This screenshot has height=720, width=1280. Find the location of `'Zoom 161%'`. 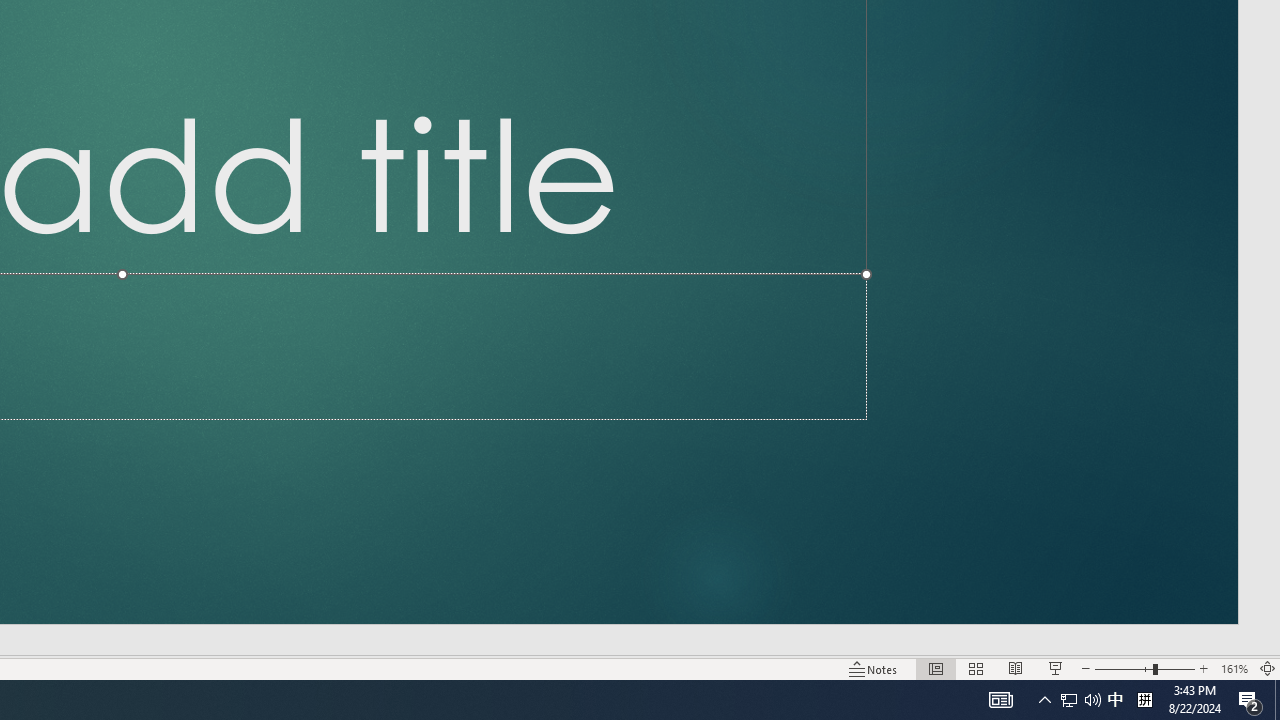

'Zoom 161%' is located at coordinates (1233, 669).